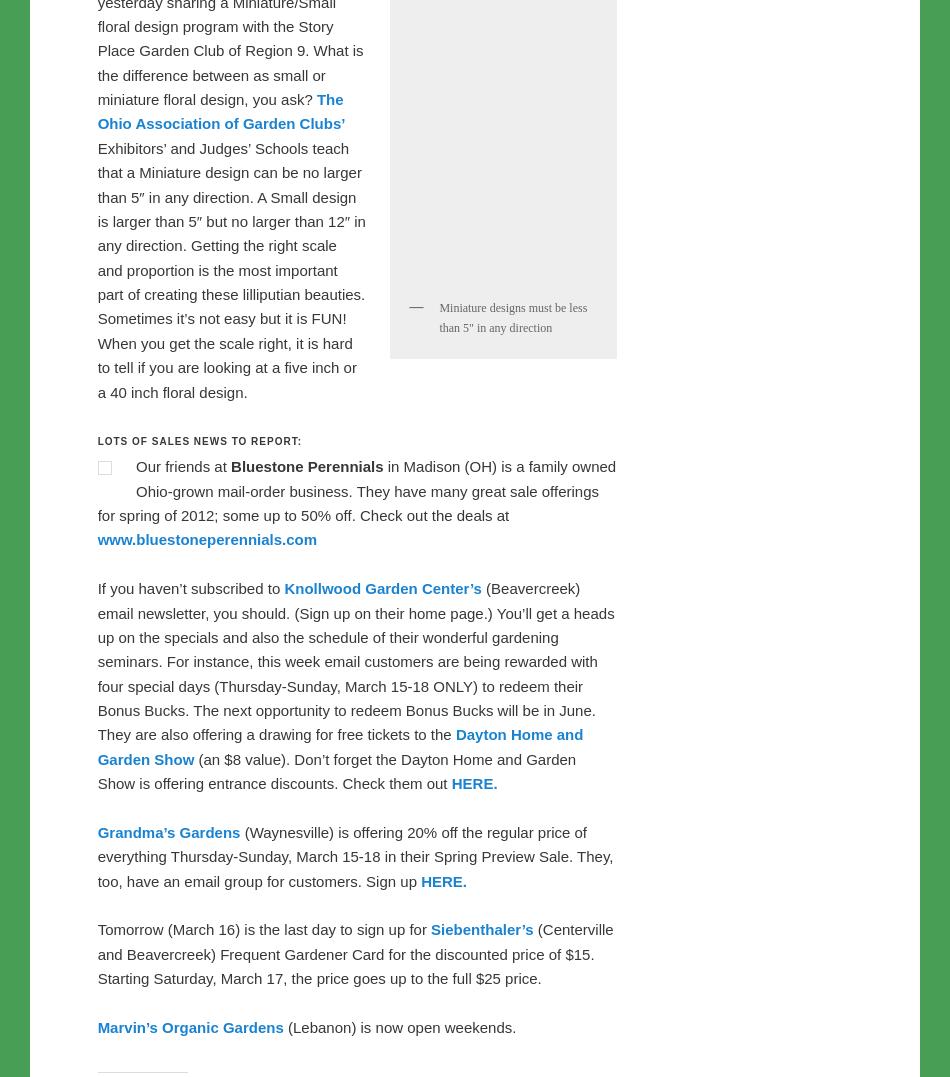 This screenshot has width=950, height=1077. Describe the element at coordinates (96, 709) in the screenshot. I see `'(Beavercreek) email newsletter, you should. (Sign up on their home page.) You’ll get a heads up on the specials and also the schedule of their wonderful gardening seminars. For instance, this week email customers are being rewarded with four special days (Thursday-Sunday, March 15-18 ONLY) to redeem their Bonus Bucks. The next opportunity to redeem Bonus Bucks will be in June. They are also offering a drawing for free tickets to the'` at that location.